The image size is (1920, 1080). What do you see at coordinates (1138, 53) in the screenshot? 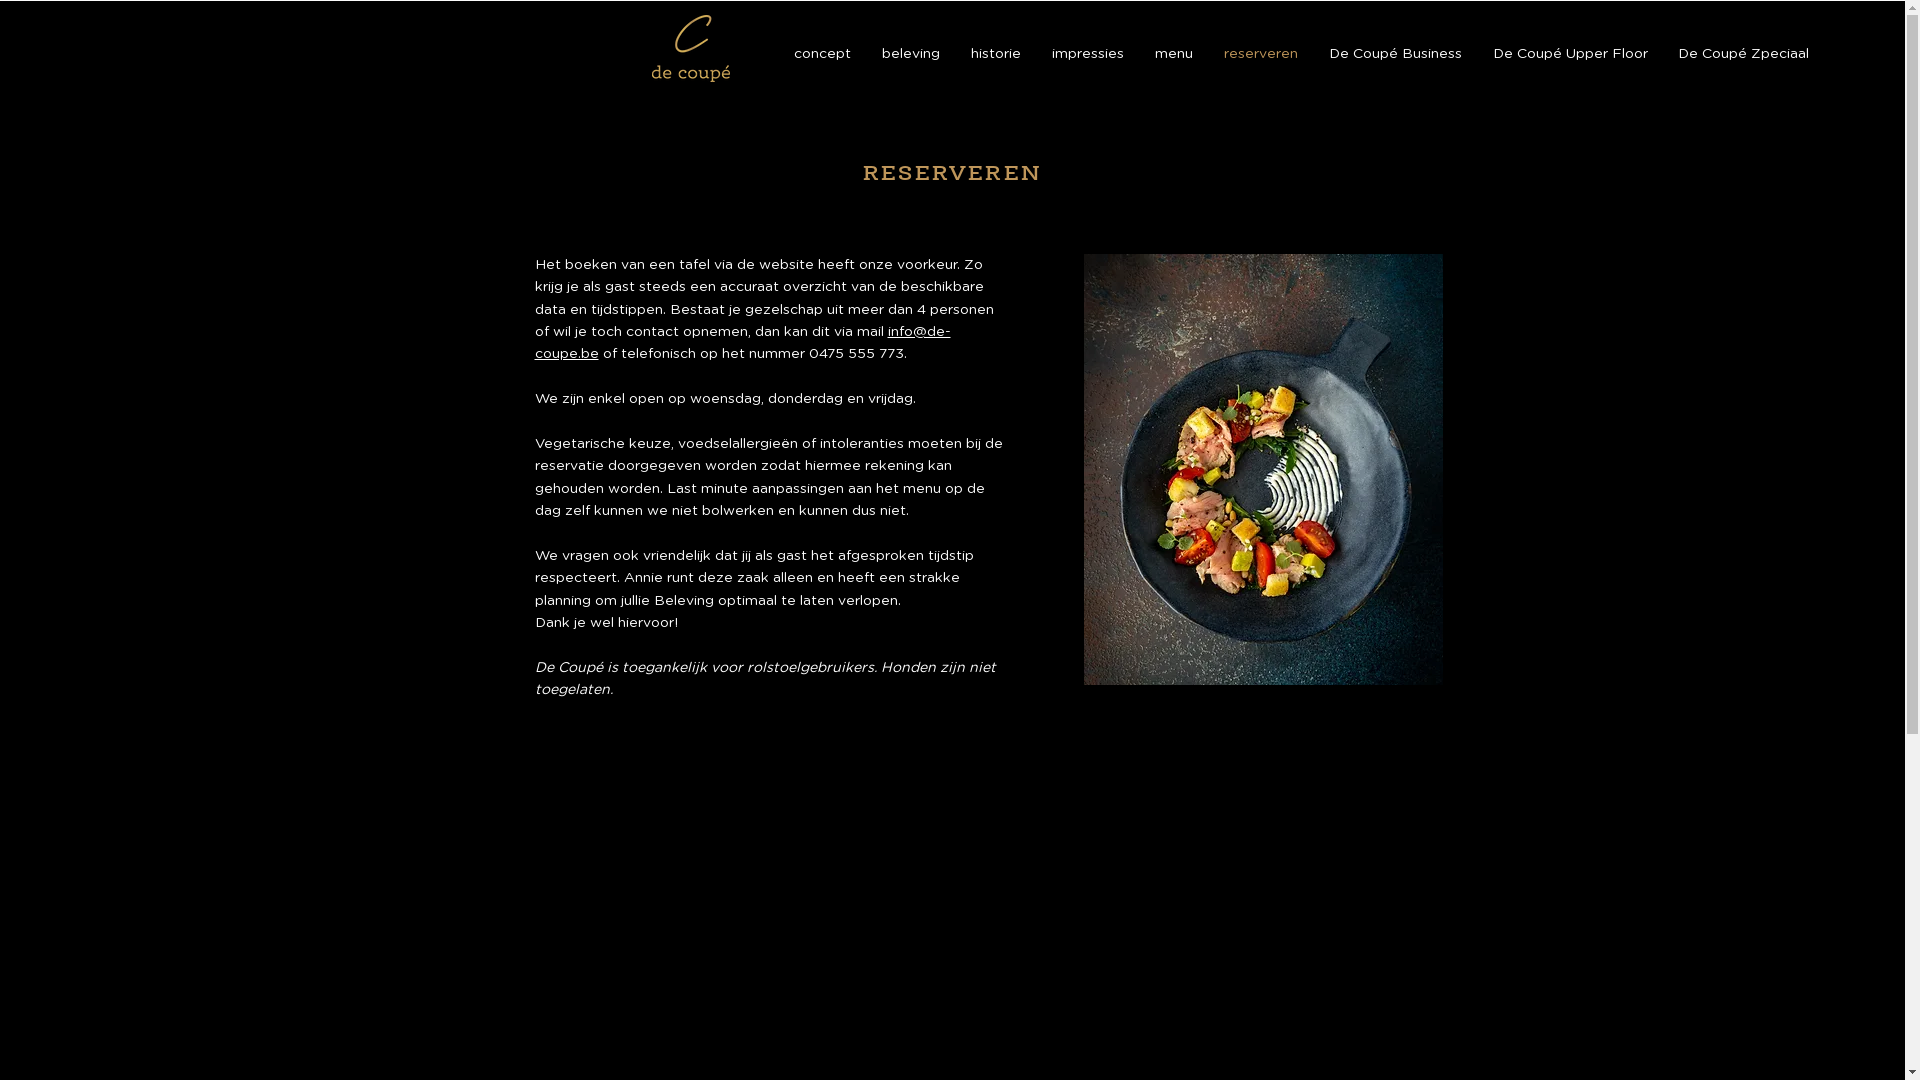
I see `'menu'` at bounding box center [1138, 53].